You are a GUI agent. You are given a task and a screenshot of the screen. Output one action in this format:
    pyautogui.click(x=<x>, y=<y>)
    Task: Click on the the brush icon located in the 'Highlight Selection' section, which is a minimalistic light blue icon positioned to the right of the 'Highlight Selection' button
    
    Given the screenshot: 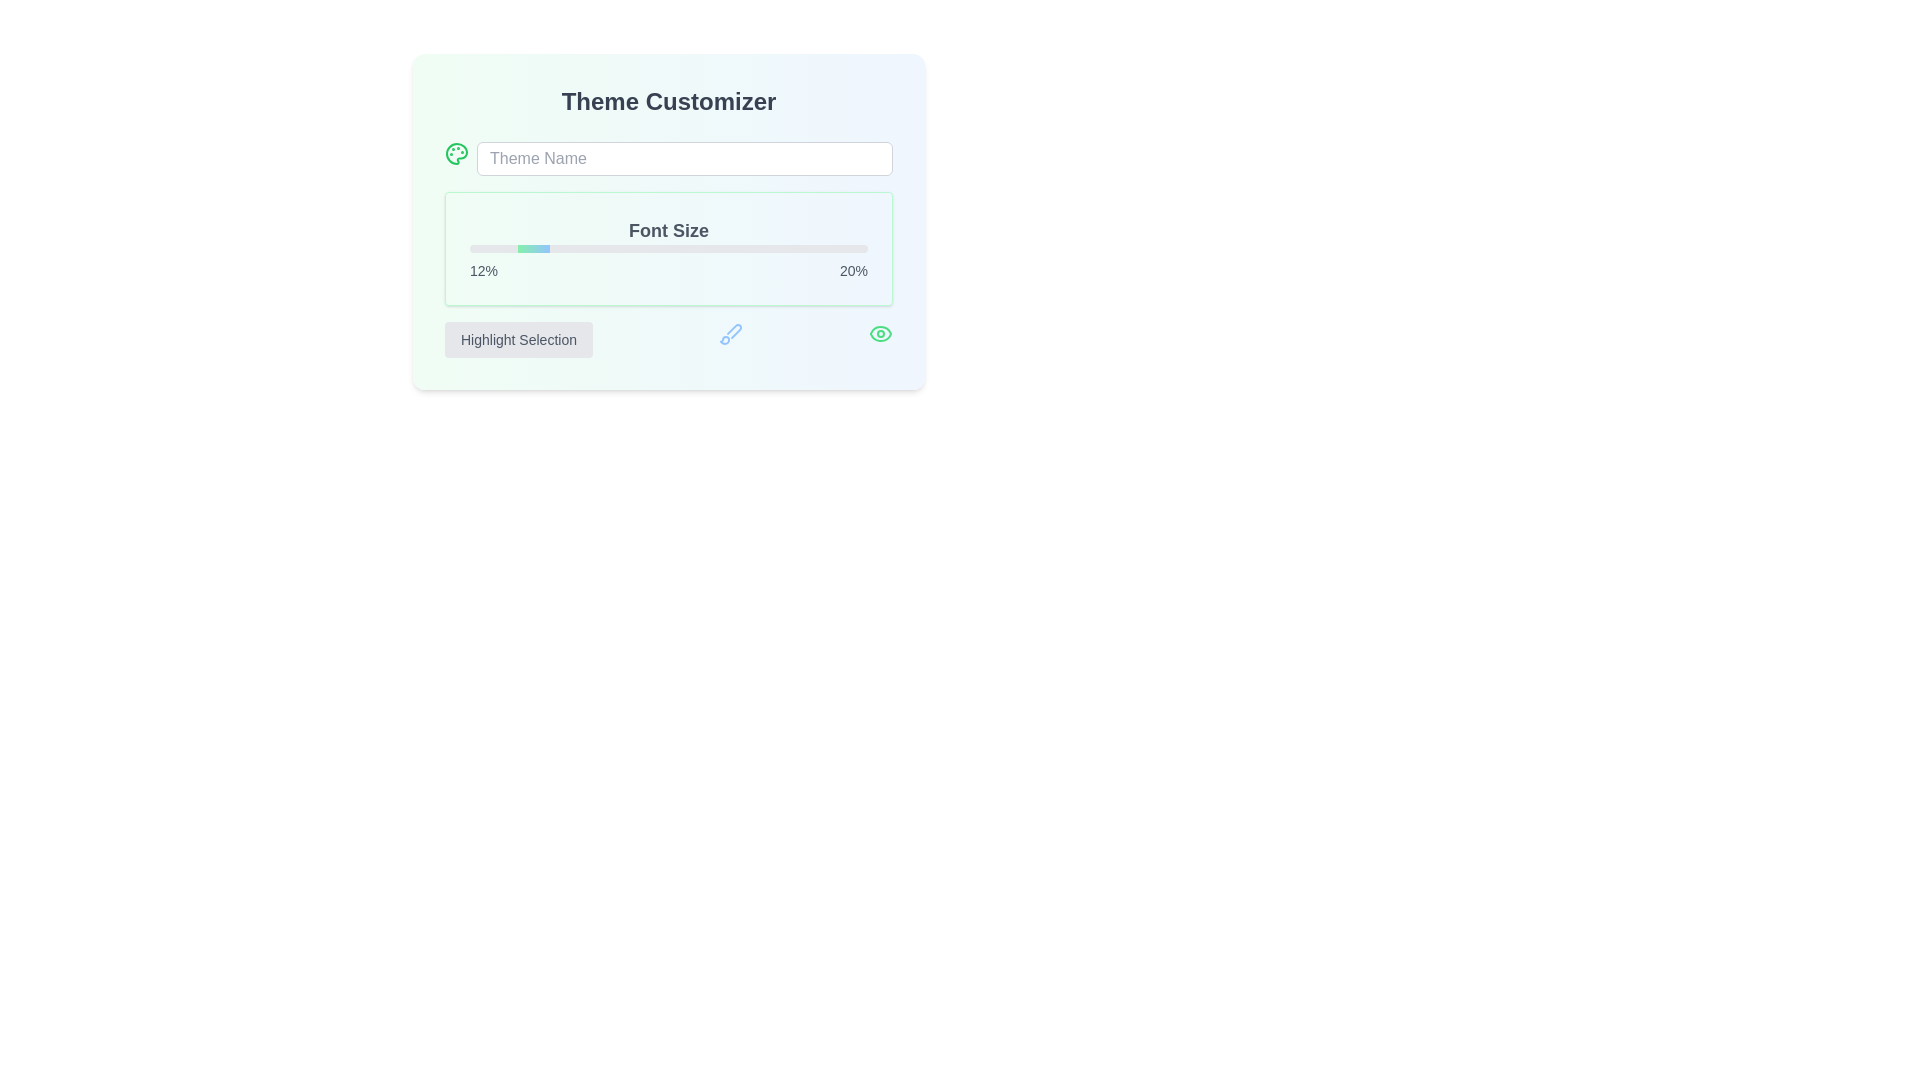 What is the action you would take?
    pyautogui.click(x=729, y=333)
    